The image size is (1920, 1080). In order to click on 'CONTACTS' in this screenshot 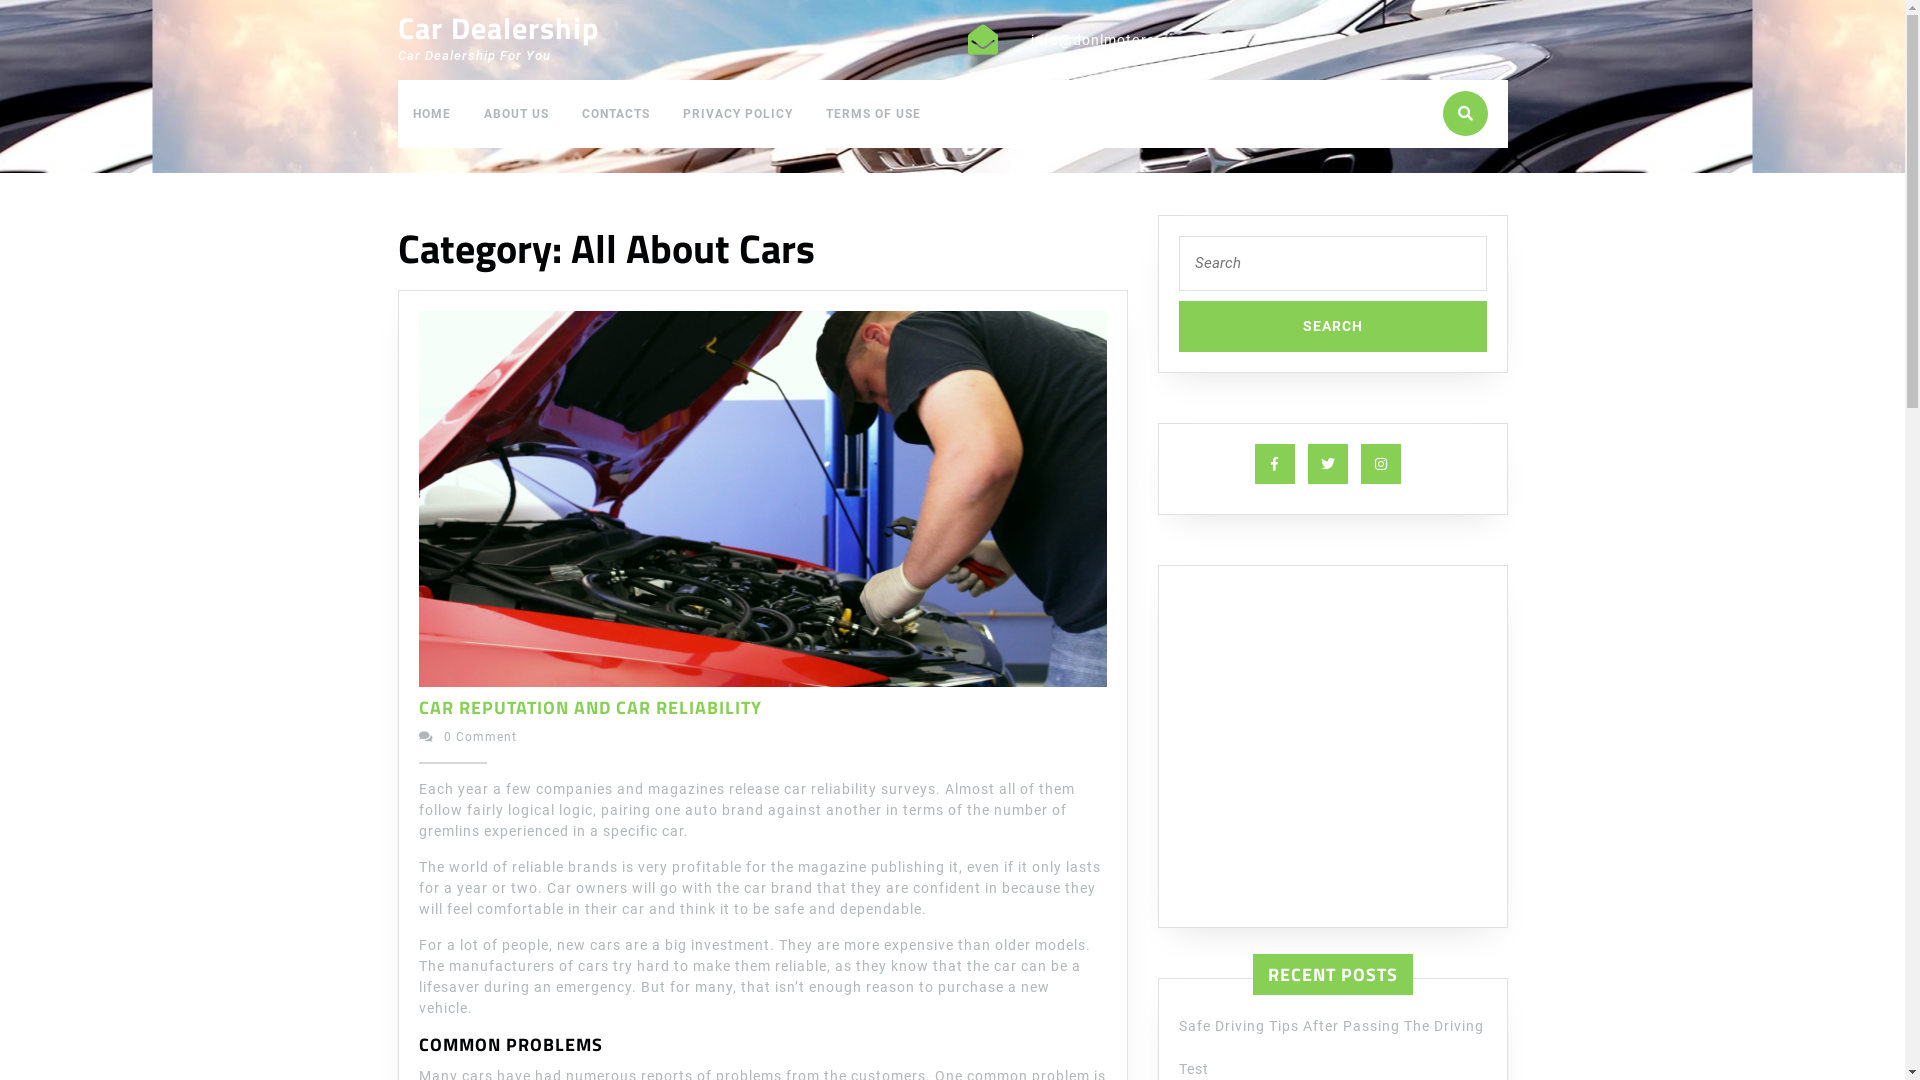, I will do `click(613, 114)`.